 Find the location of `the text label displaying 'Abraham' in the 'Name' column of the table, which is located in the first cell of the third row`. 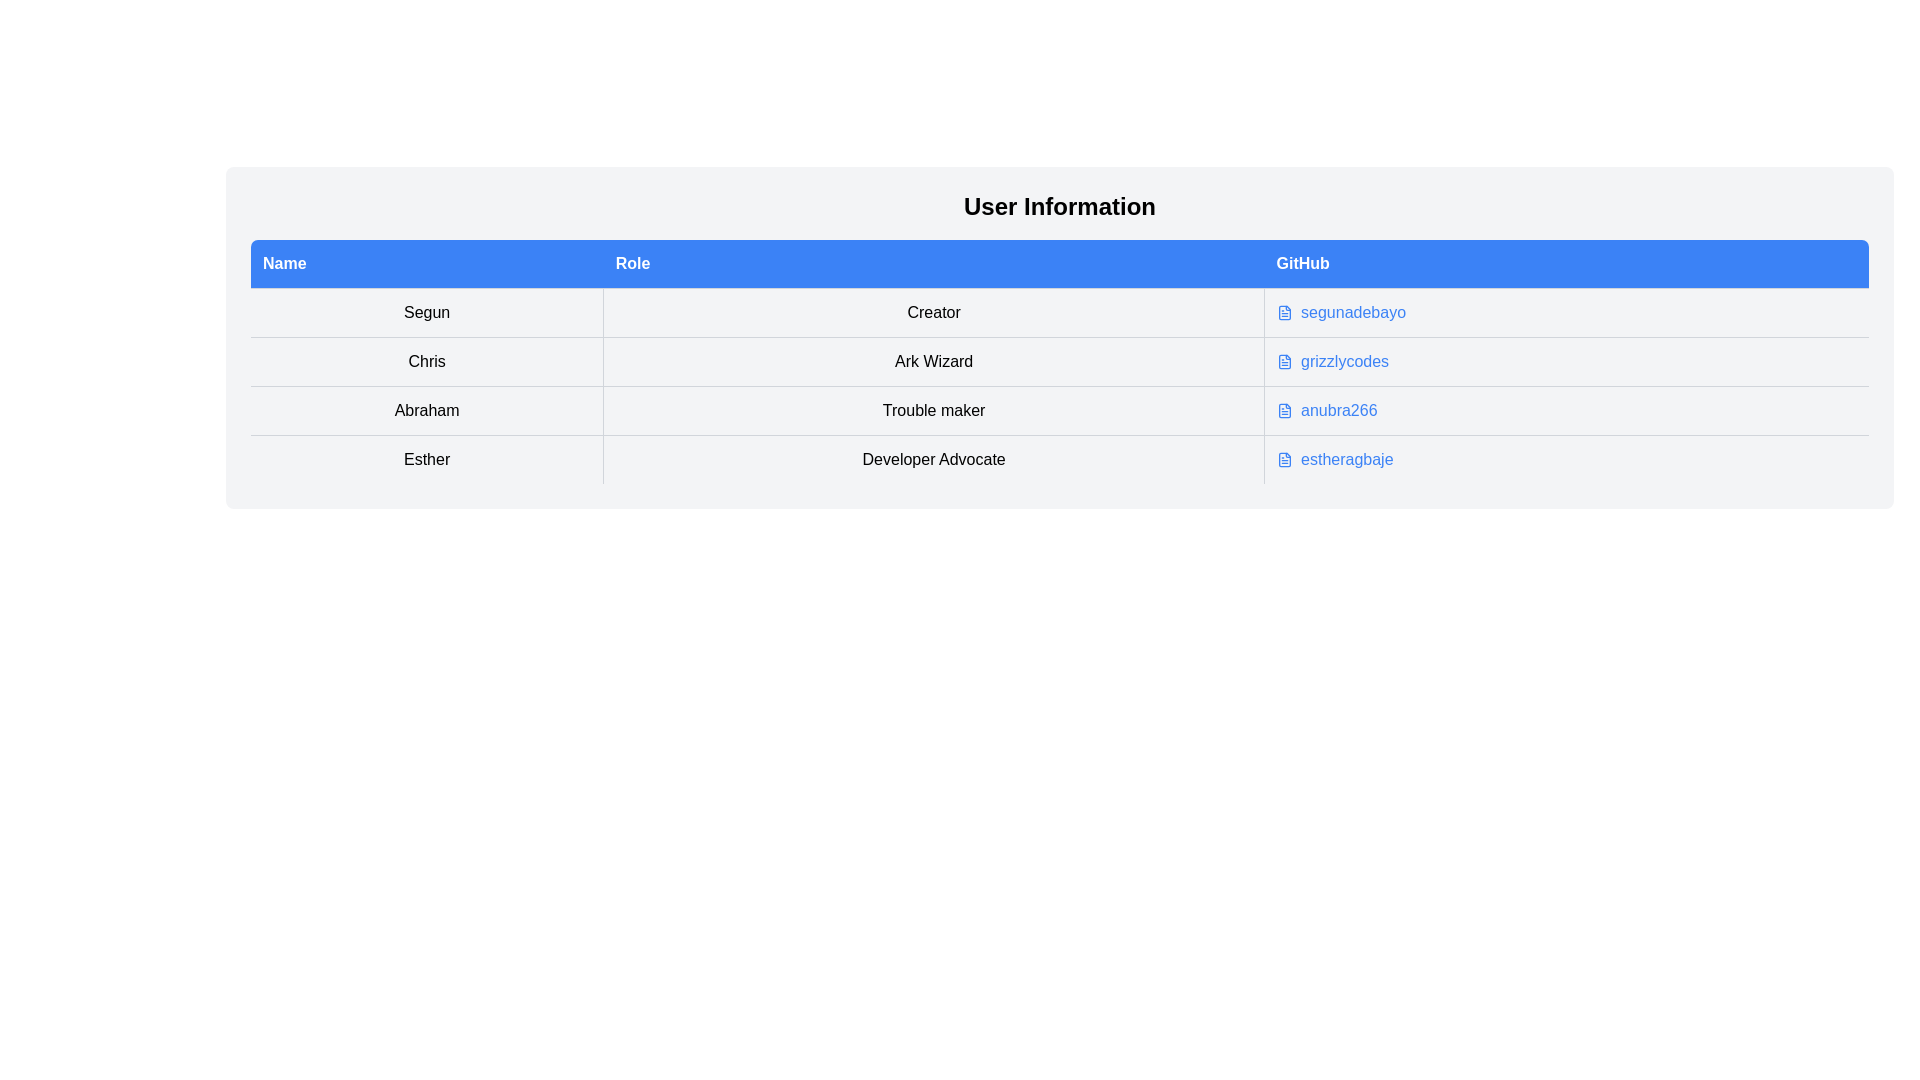

the text label displaying 'Abraham' in the 'Name' column of the table, which is located in the first cell of the third row is located at coordinates (426, 410).